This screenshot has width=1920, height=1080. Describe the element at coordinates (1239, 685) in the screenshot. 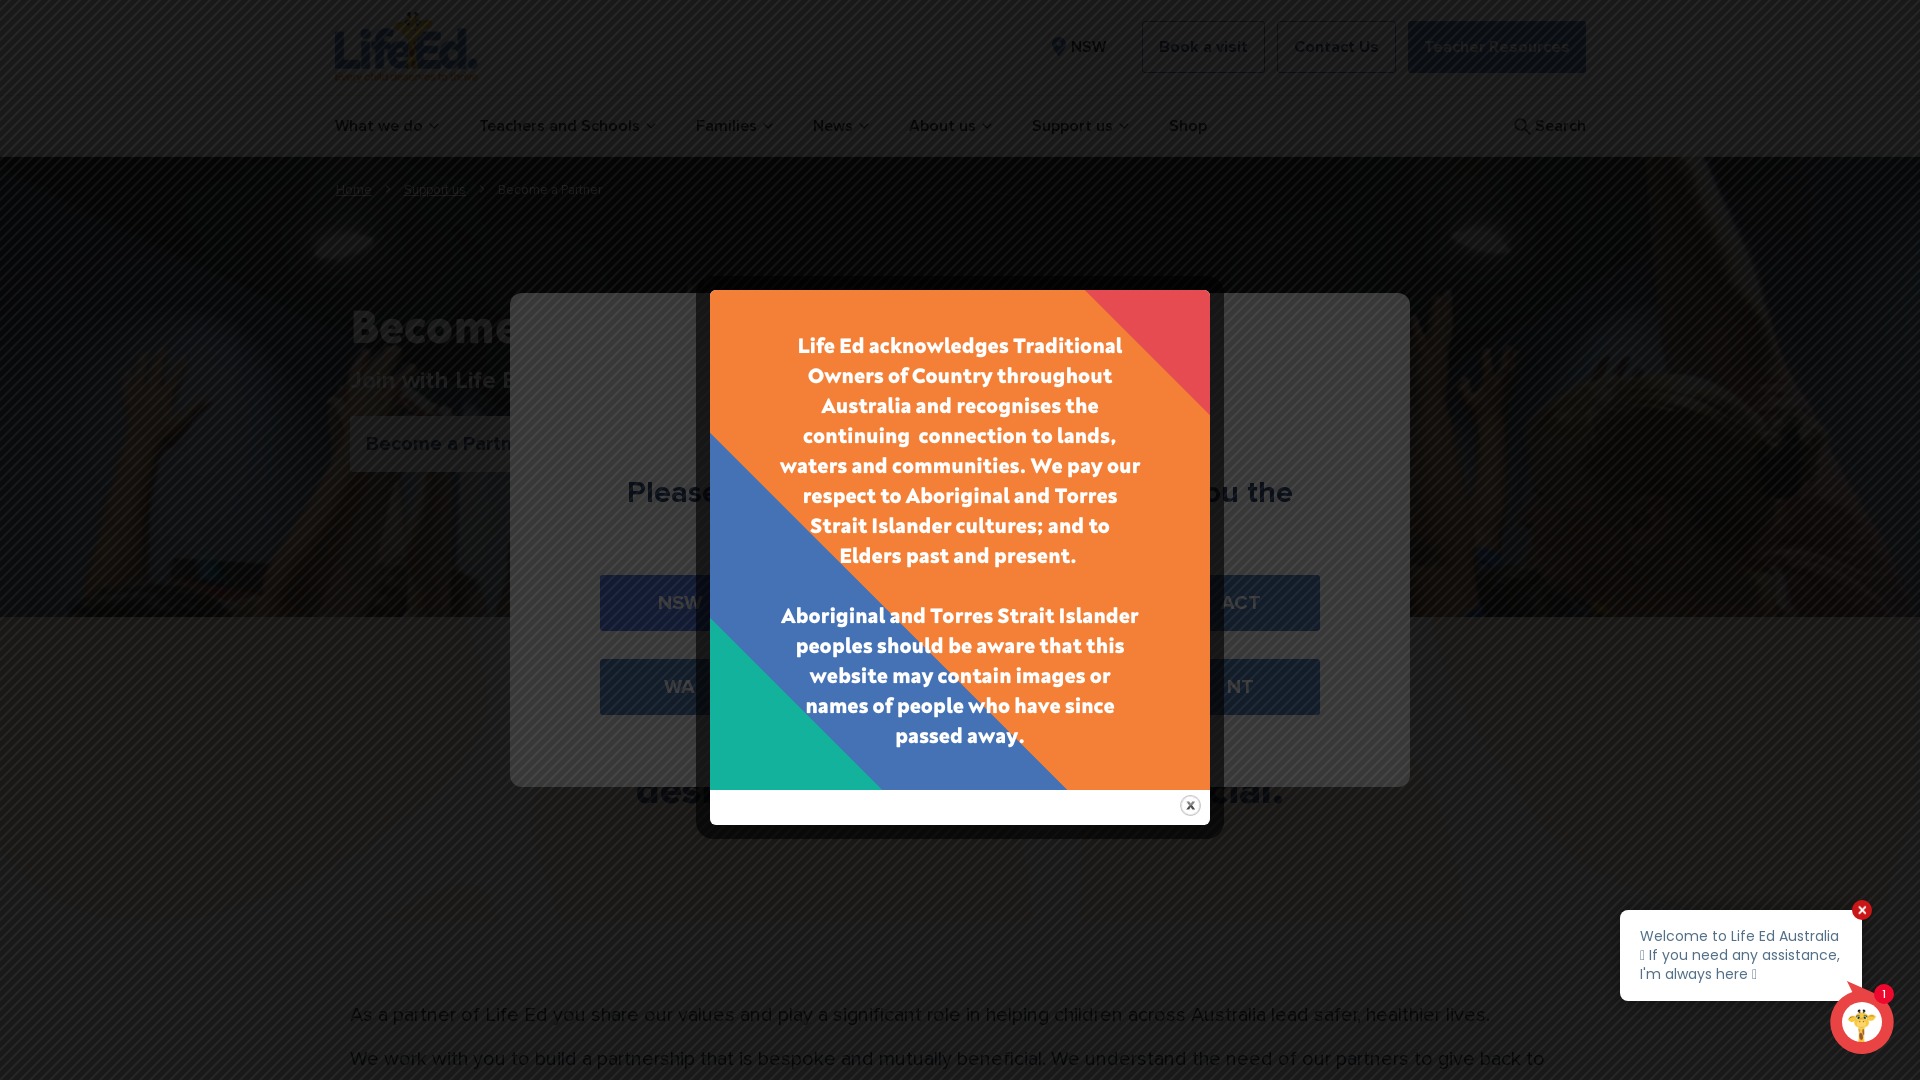

I see `'NT'` at that location.